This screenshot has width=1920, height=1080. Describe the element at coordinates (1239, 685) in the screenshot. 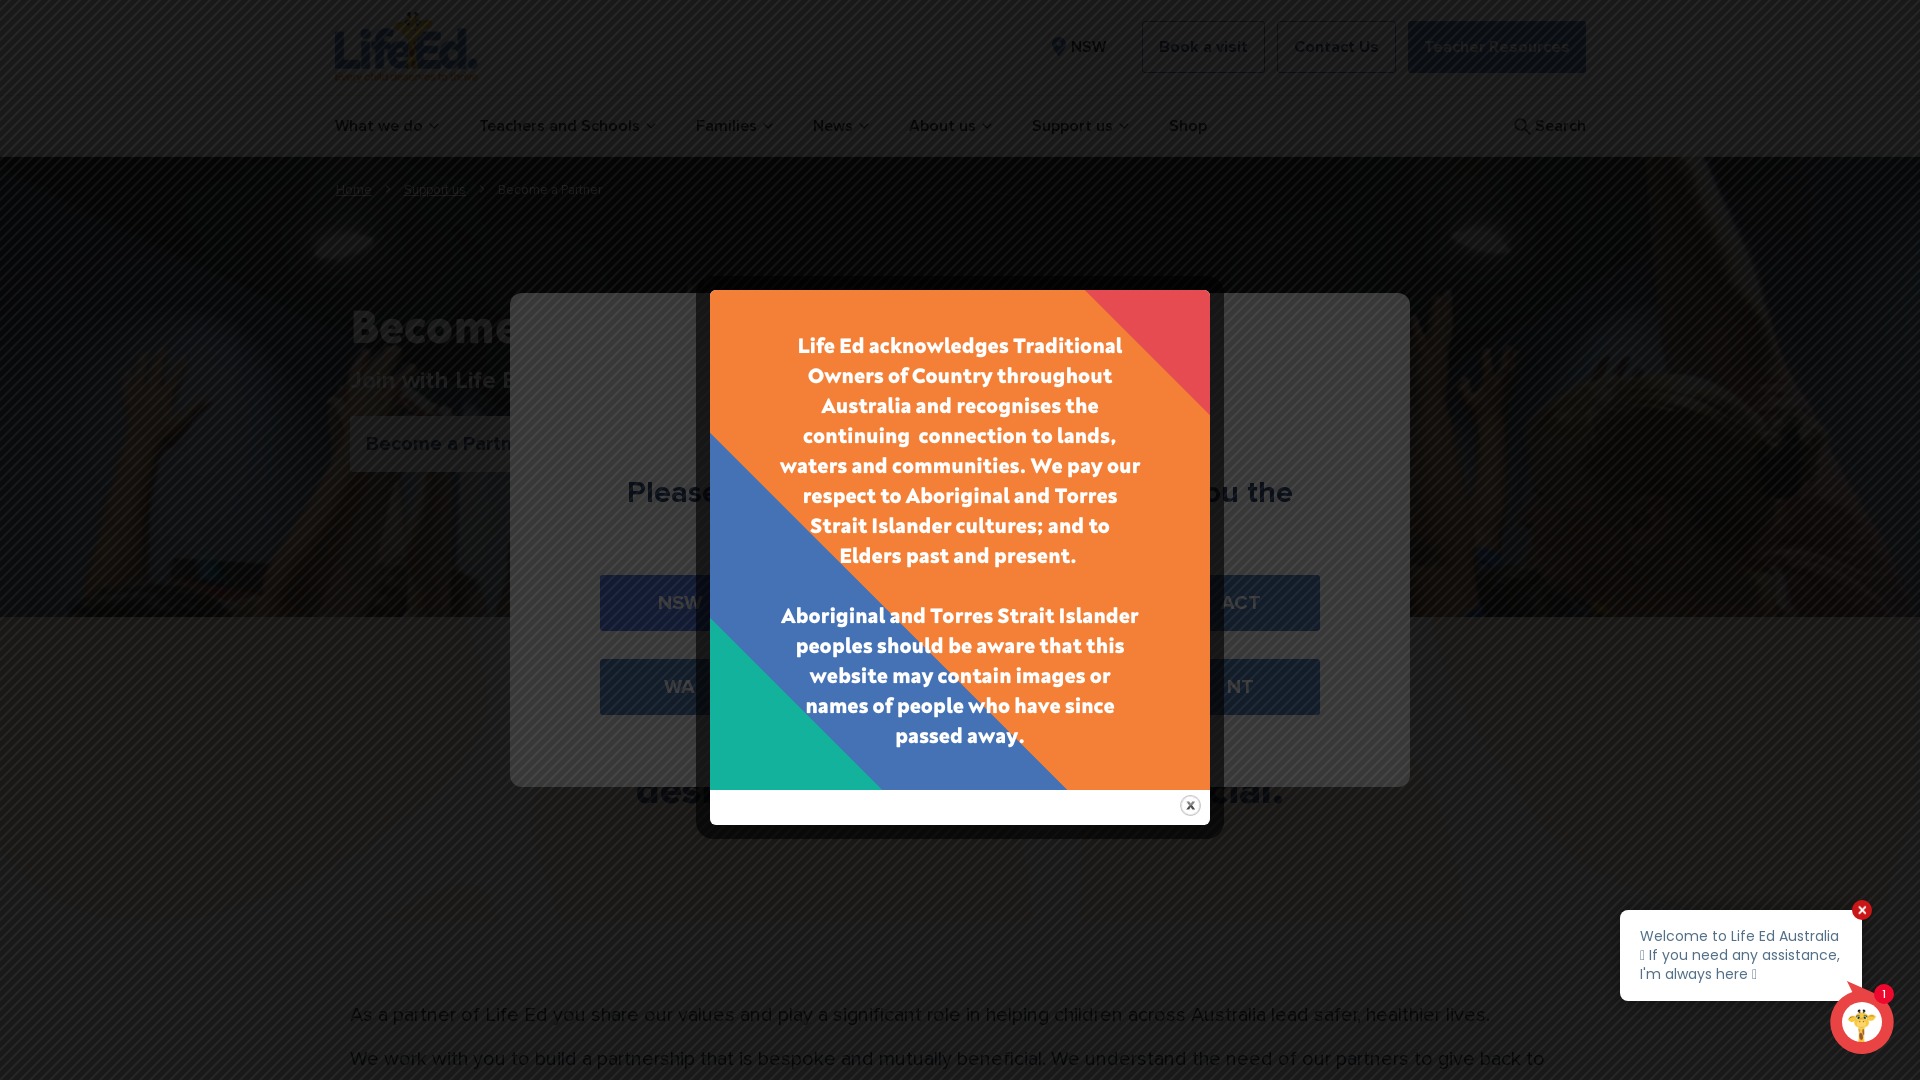

I see `'NT'` at that location.